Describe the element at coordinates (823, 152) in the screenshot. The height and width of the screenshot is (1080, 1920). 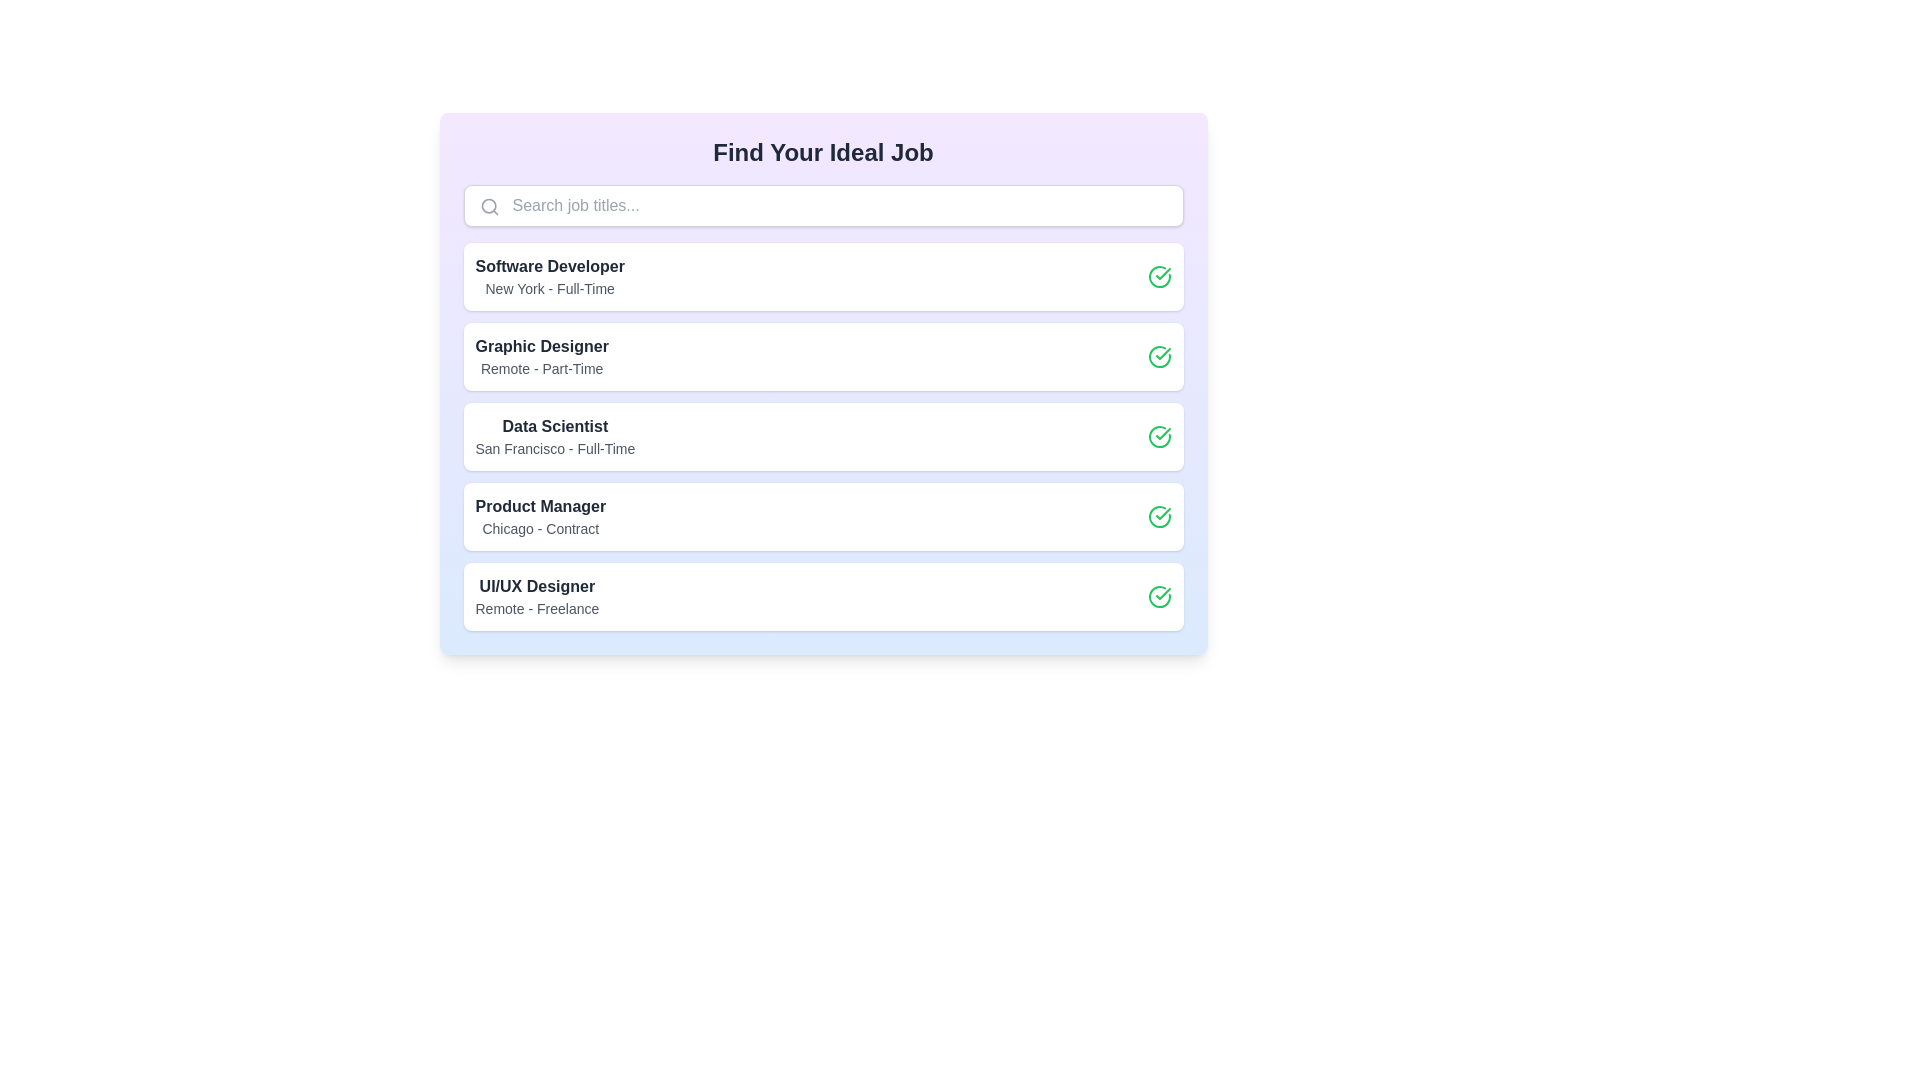
I see `text from the large header that says 'Find Your Ideal Job', which is styled in bold and positioned at the top center of the card layout` at that location.